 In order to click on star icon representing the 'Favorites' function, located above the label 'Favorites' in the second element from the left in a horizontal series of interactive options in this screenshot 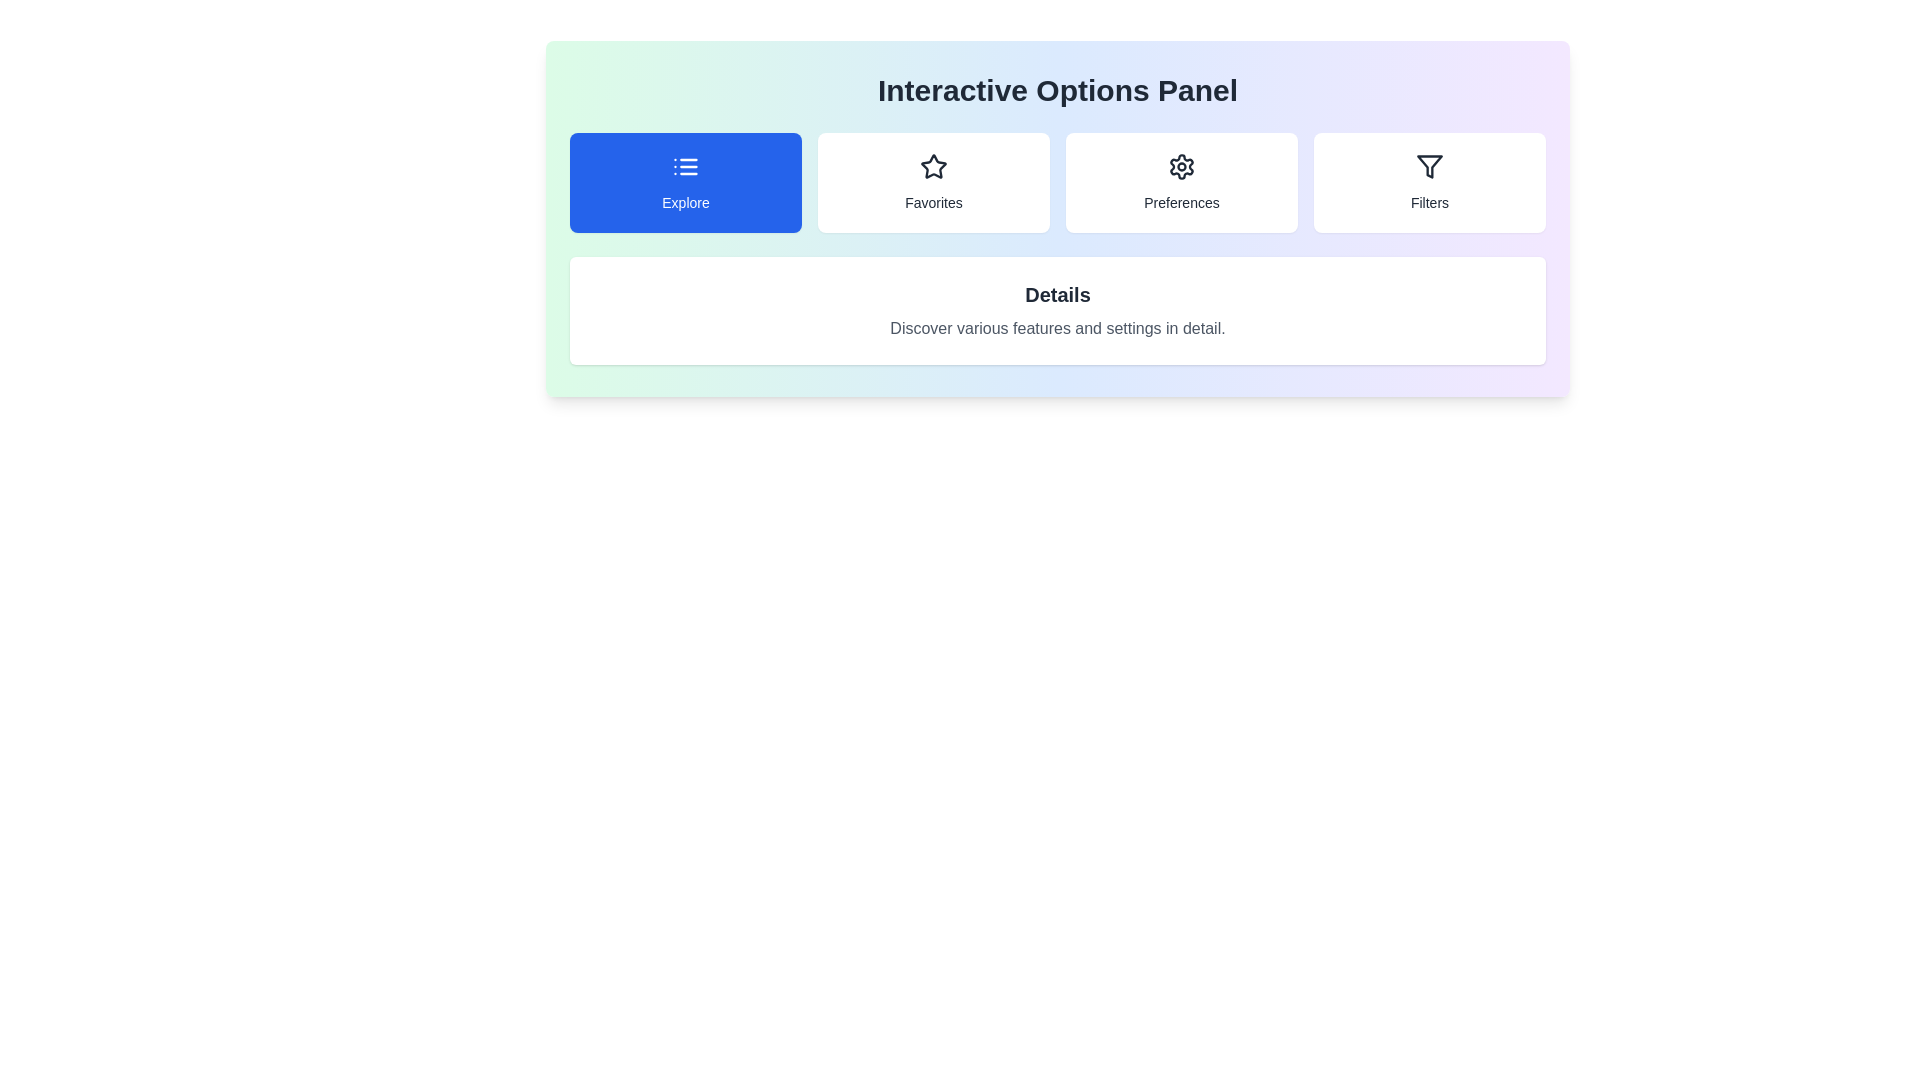, I will do `click(933, 165)`.